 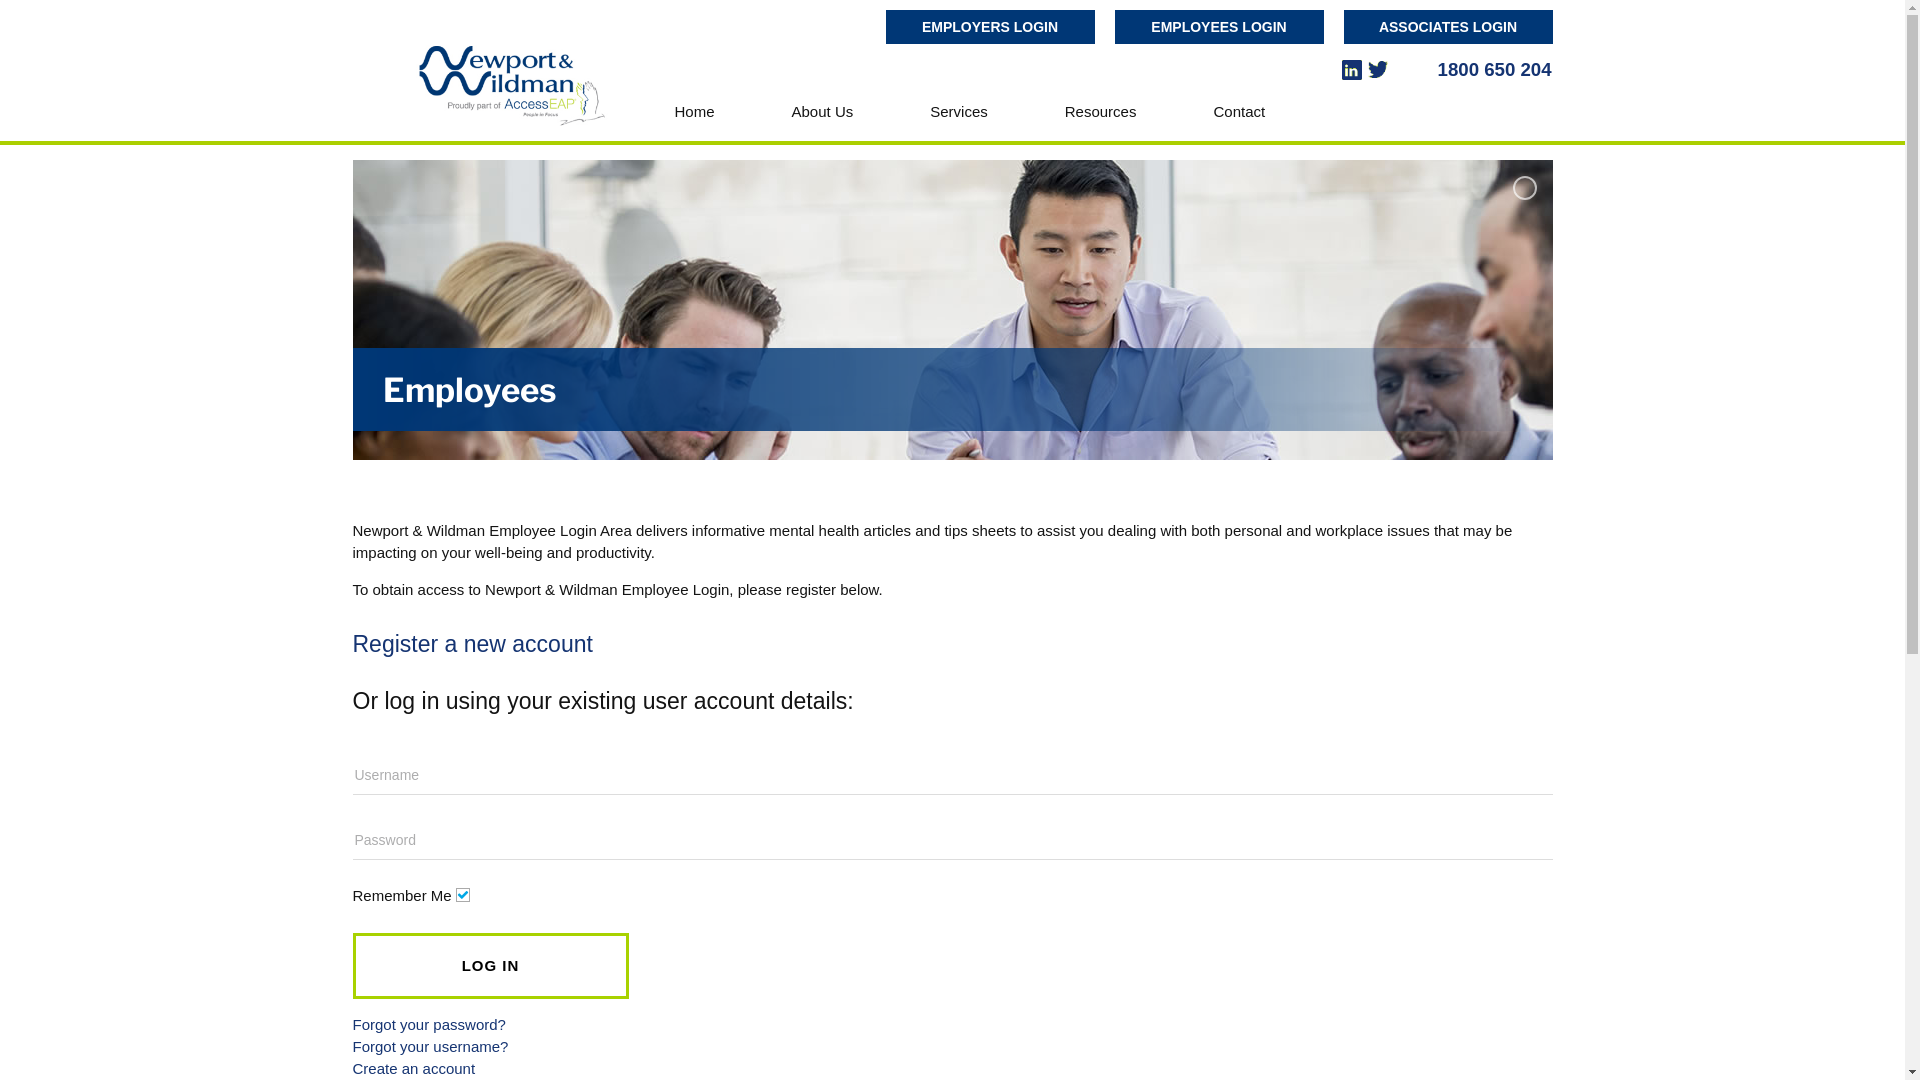 I want to click on 'Forgot your username?', so click(x=429, y=1045).